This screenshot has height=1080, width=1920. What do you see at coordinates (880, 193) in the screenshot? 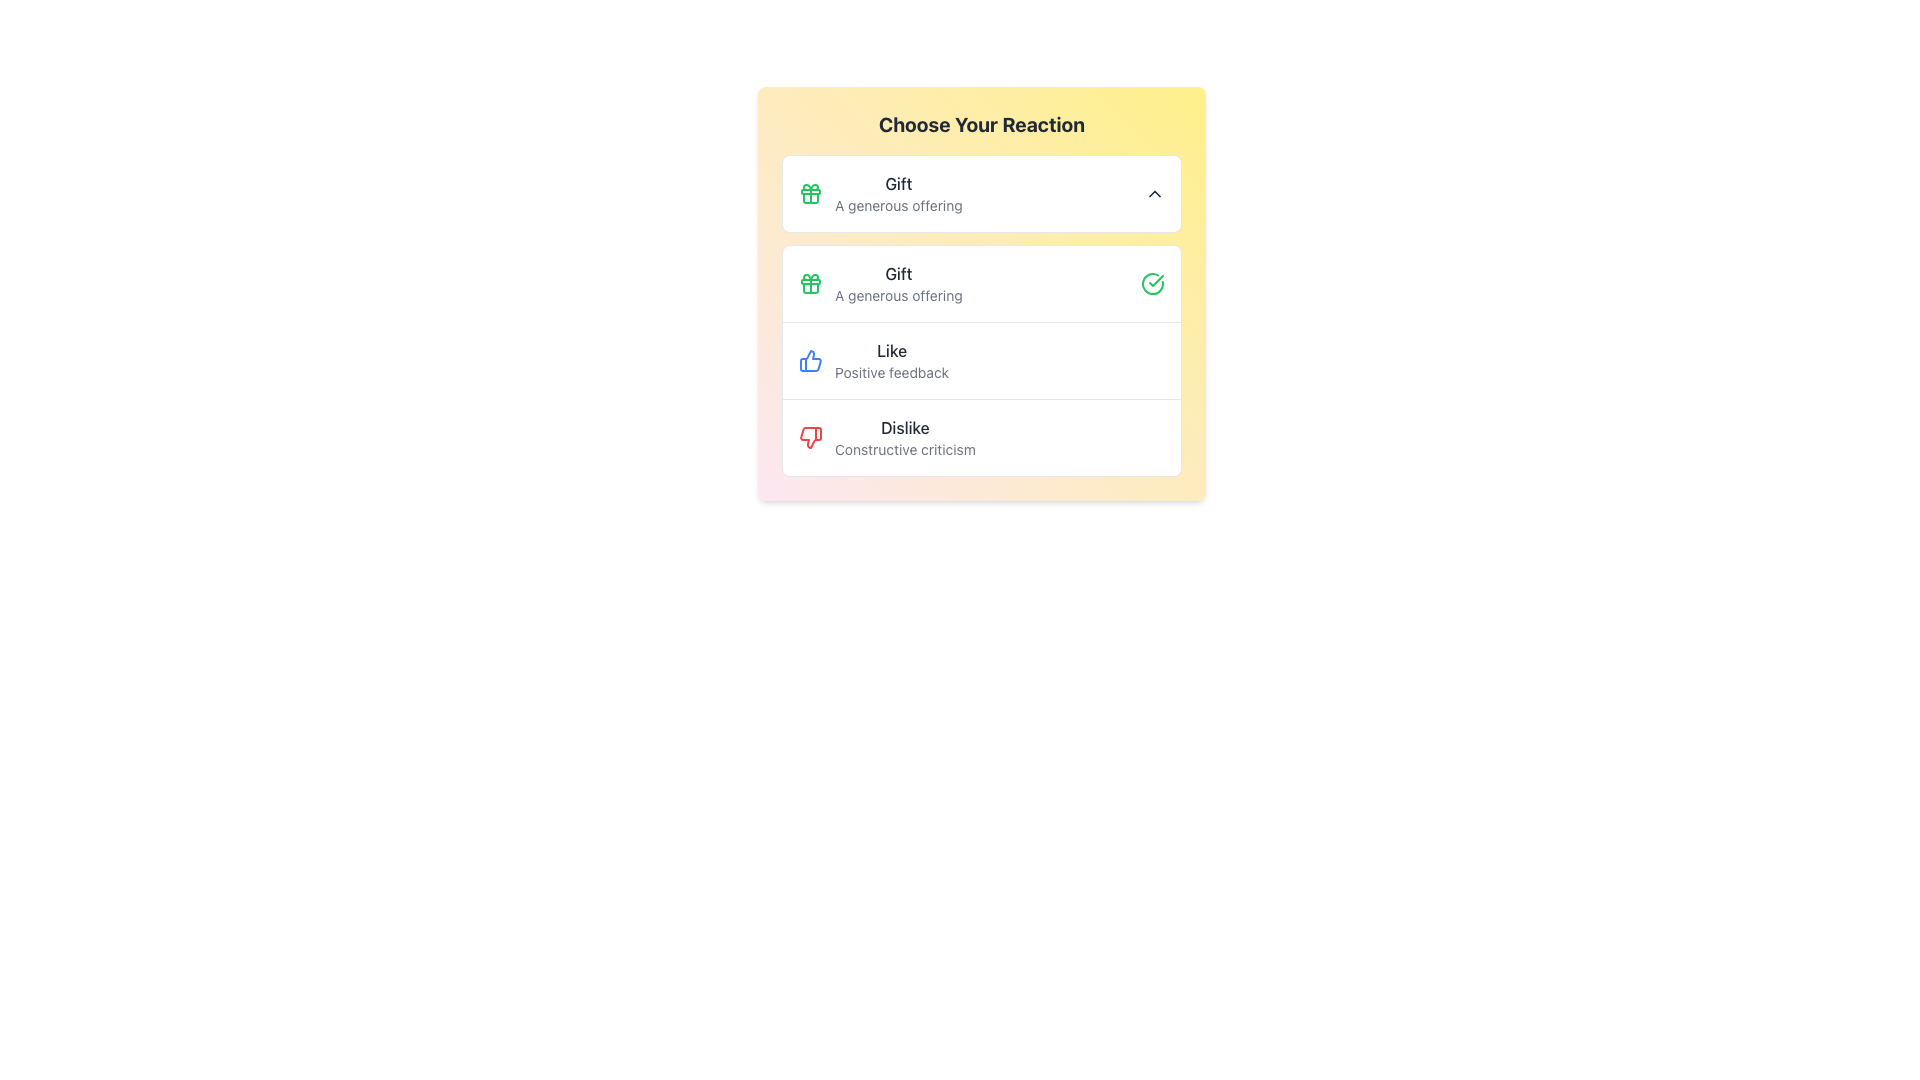
I see `description text of the 'Gift' menu item, which includes the title 'Gift' and the subtitle 'A generous offering', accompanied by a green gift icon` at bounding box center [880, 193].